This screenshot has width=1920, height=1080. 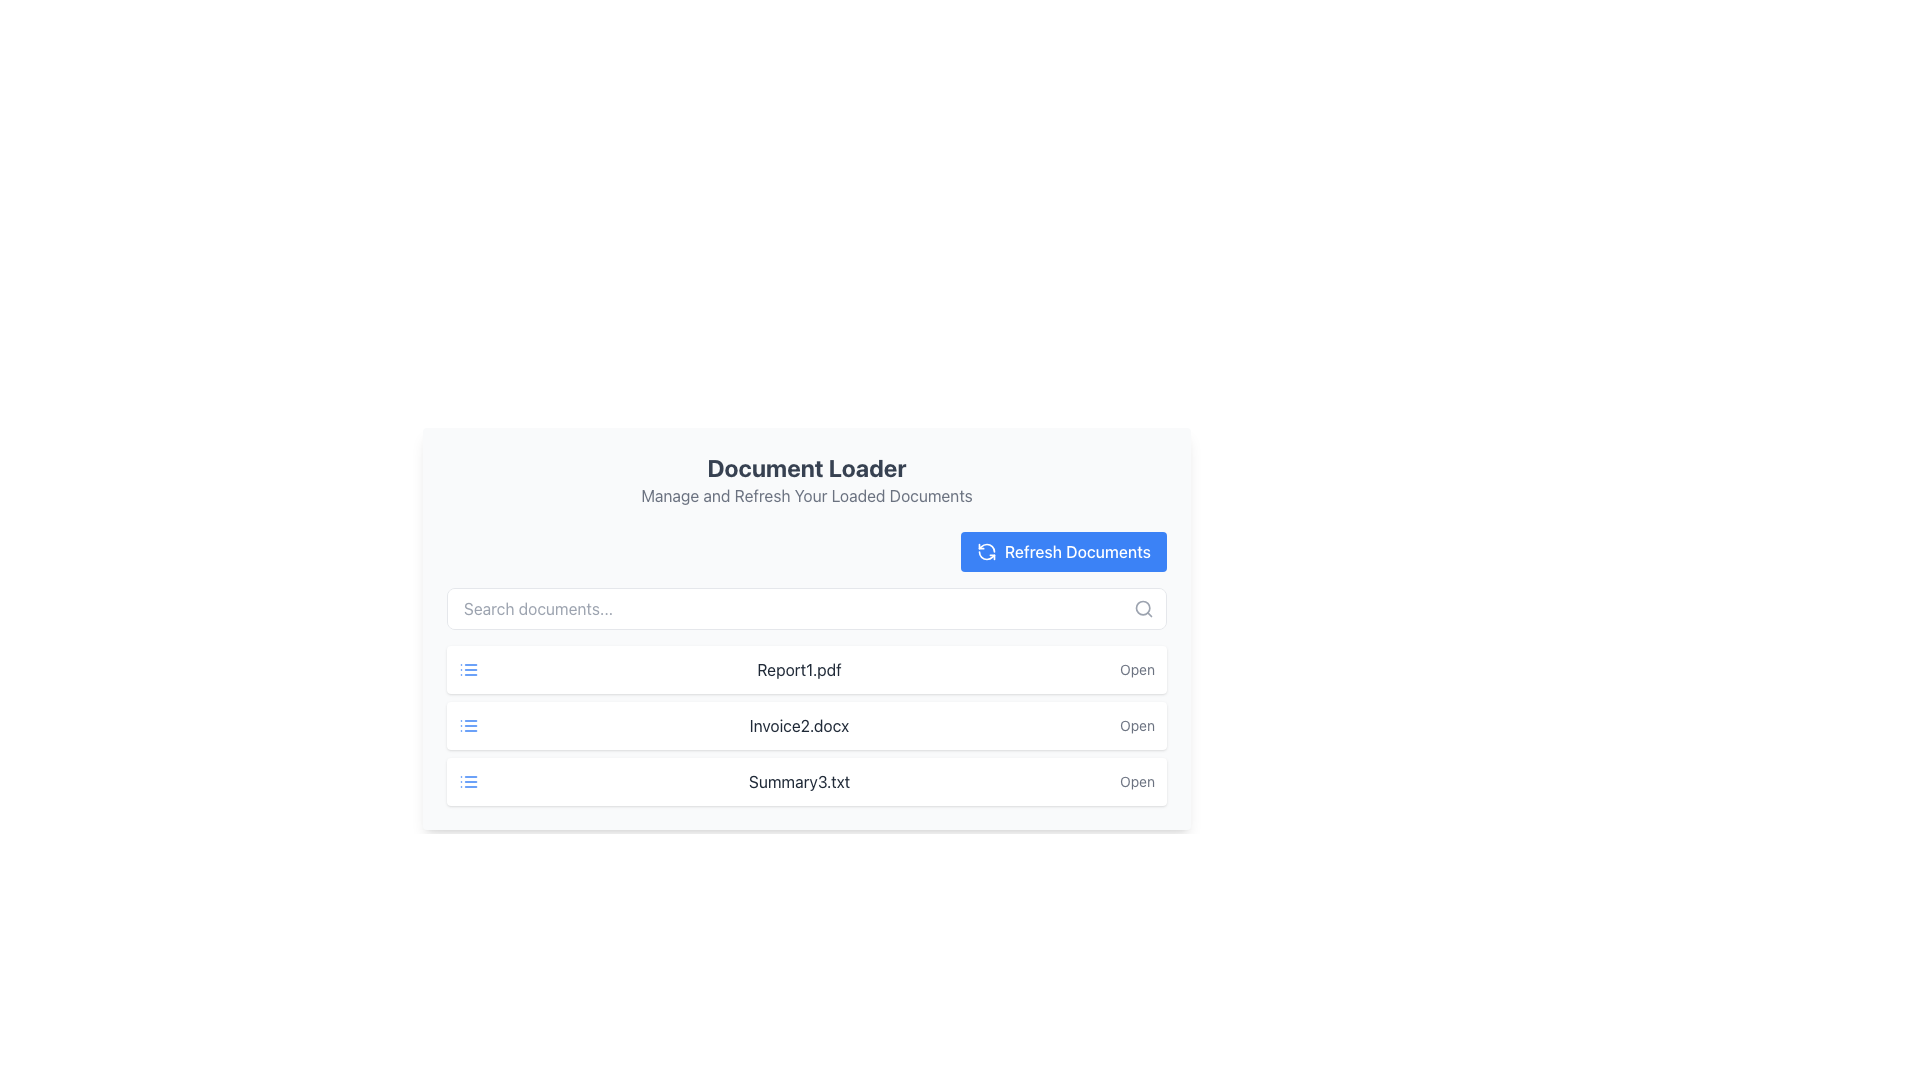 What do you see at coordinates (468, 670) in the screenshot?
I see `the list icon, which features three horizontal blue lines and dots, located in the row for 'Report1.pdf'` at bounding box center [468, 670].